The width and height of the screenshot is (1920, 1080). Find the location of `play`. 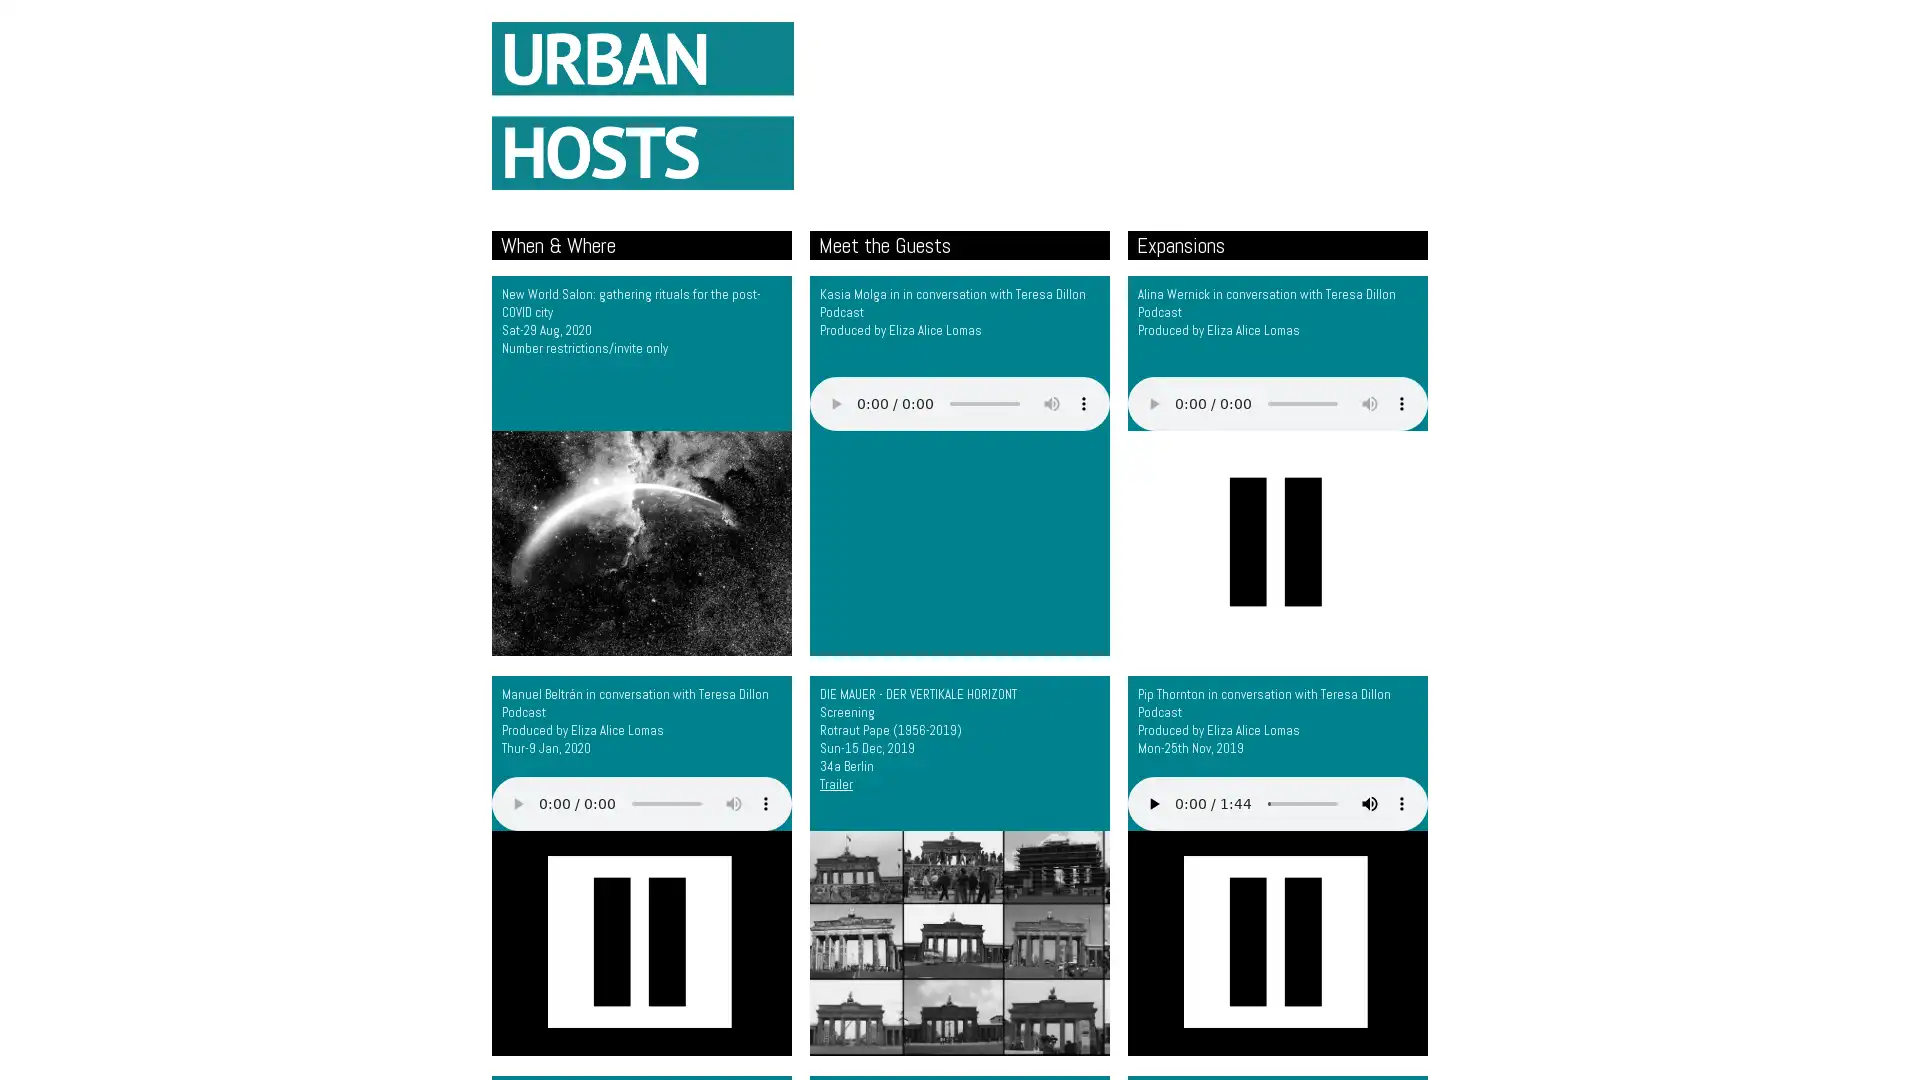

play is located at coordinates (518, 802).